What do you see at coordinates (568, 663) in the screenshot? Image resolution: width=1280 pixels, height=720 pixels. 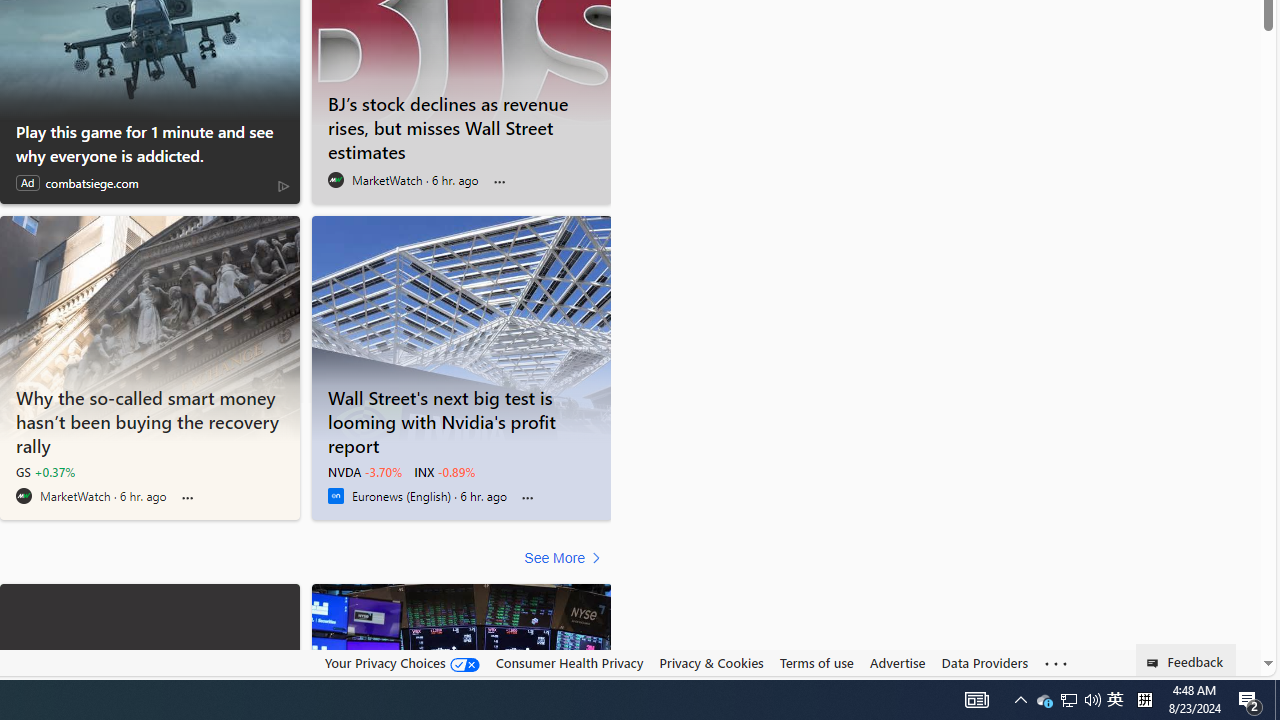 I see `'Consumer Health Privacy'` at bounding box center [568, 663].